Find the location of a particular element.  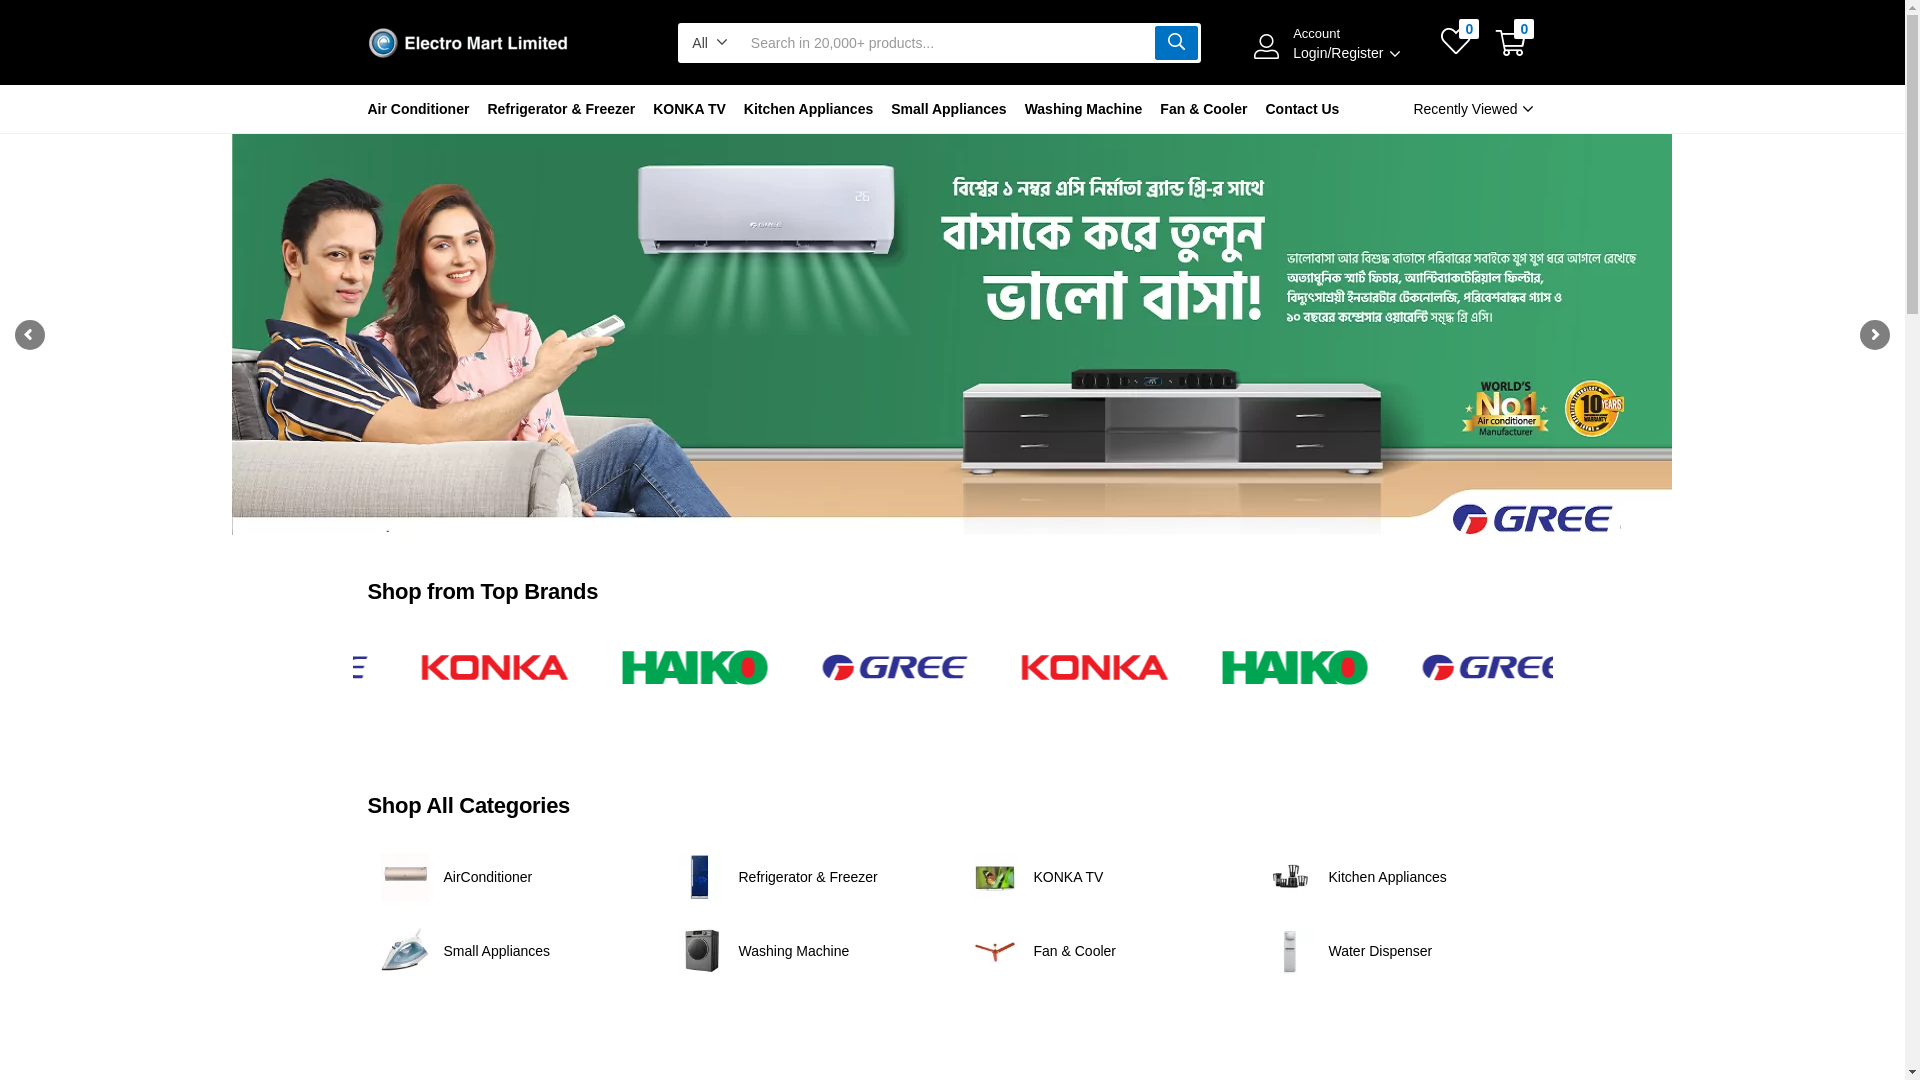

'AccountLogin/Register' is located at coordinates (1252, 43).